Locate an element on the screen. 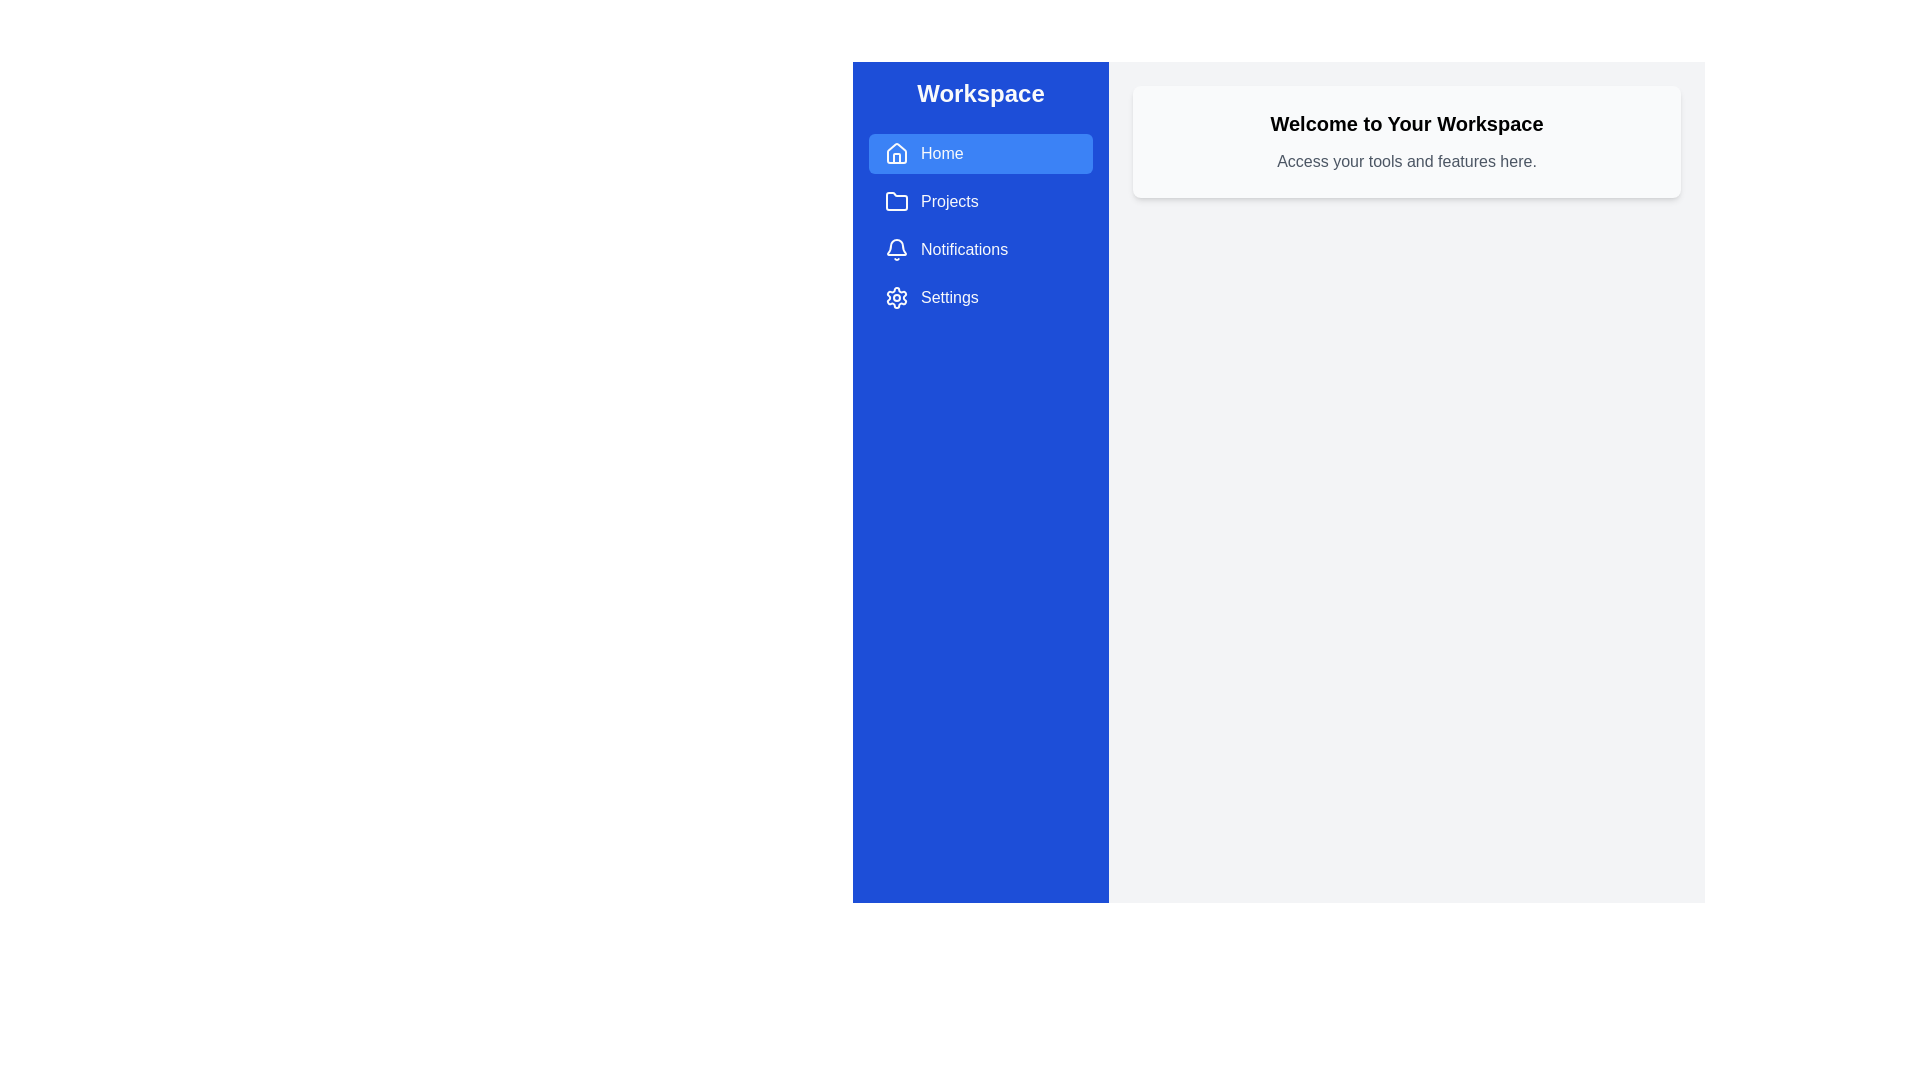  the 'Settings' menu icon in the sidebar is located at coordinates (896, 297).